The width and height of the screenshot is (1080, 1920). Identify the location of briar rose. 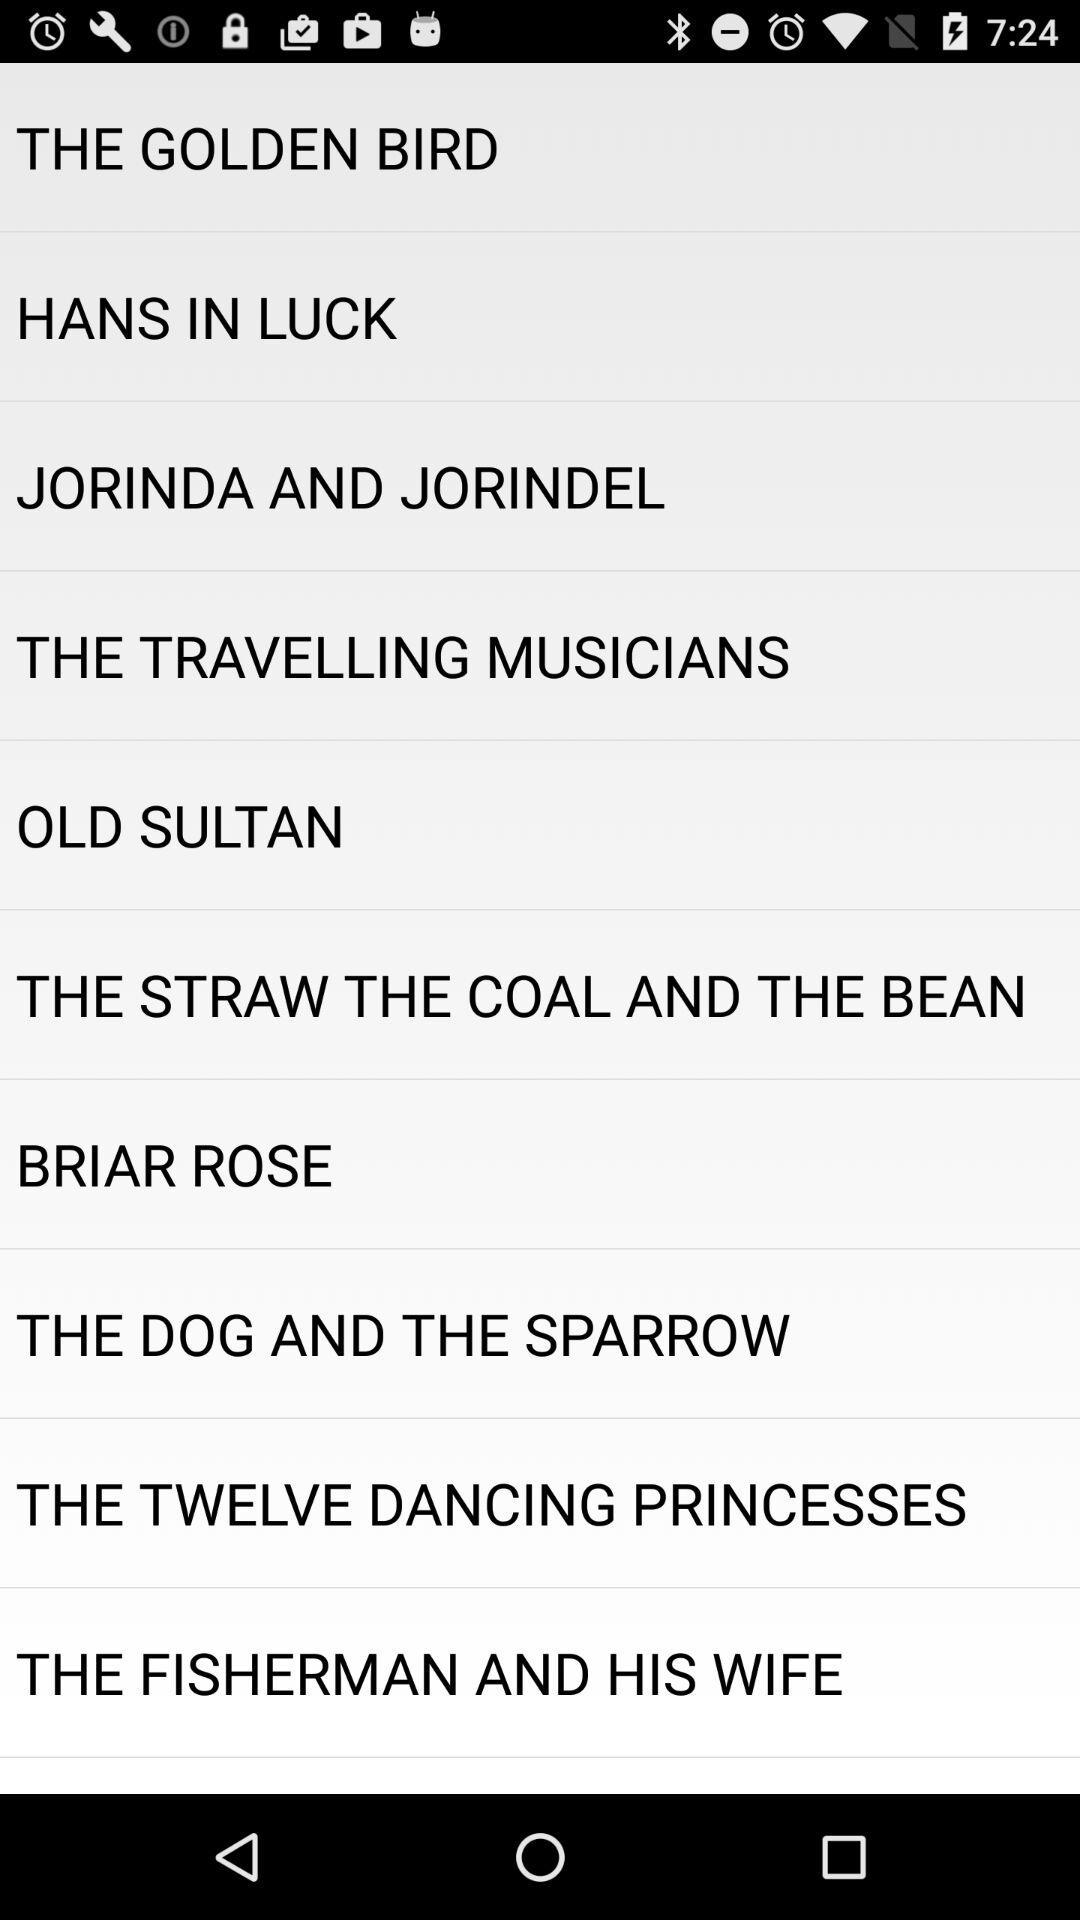
(540, 1163).